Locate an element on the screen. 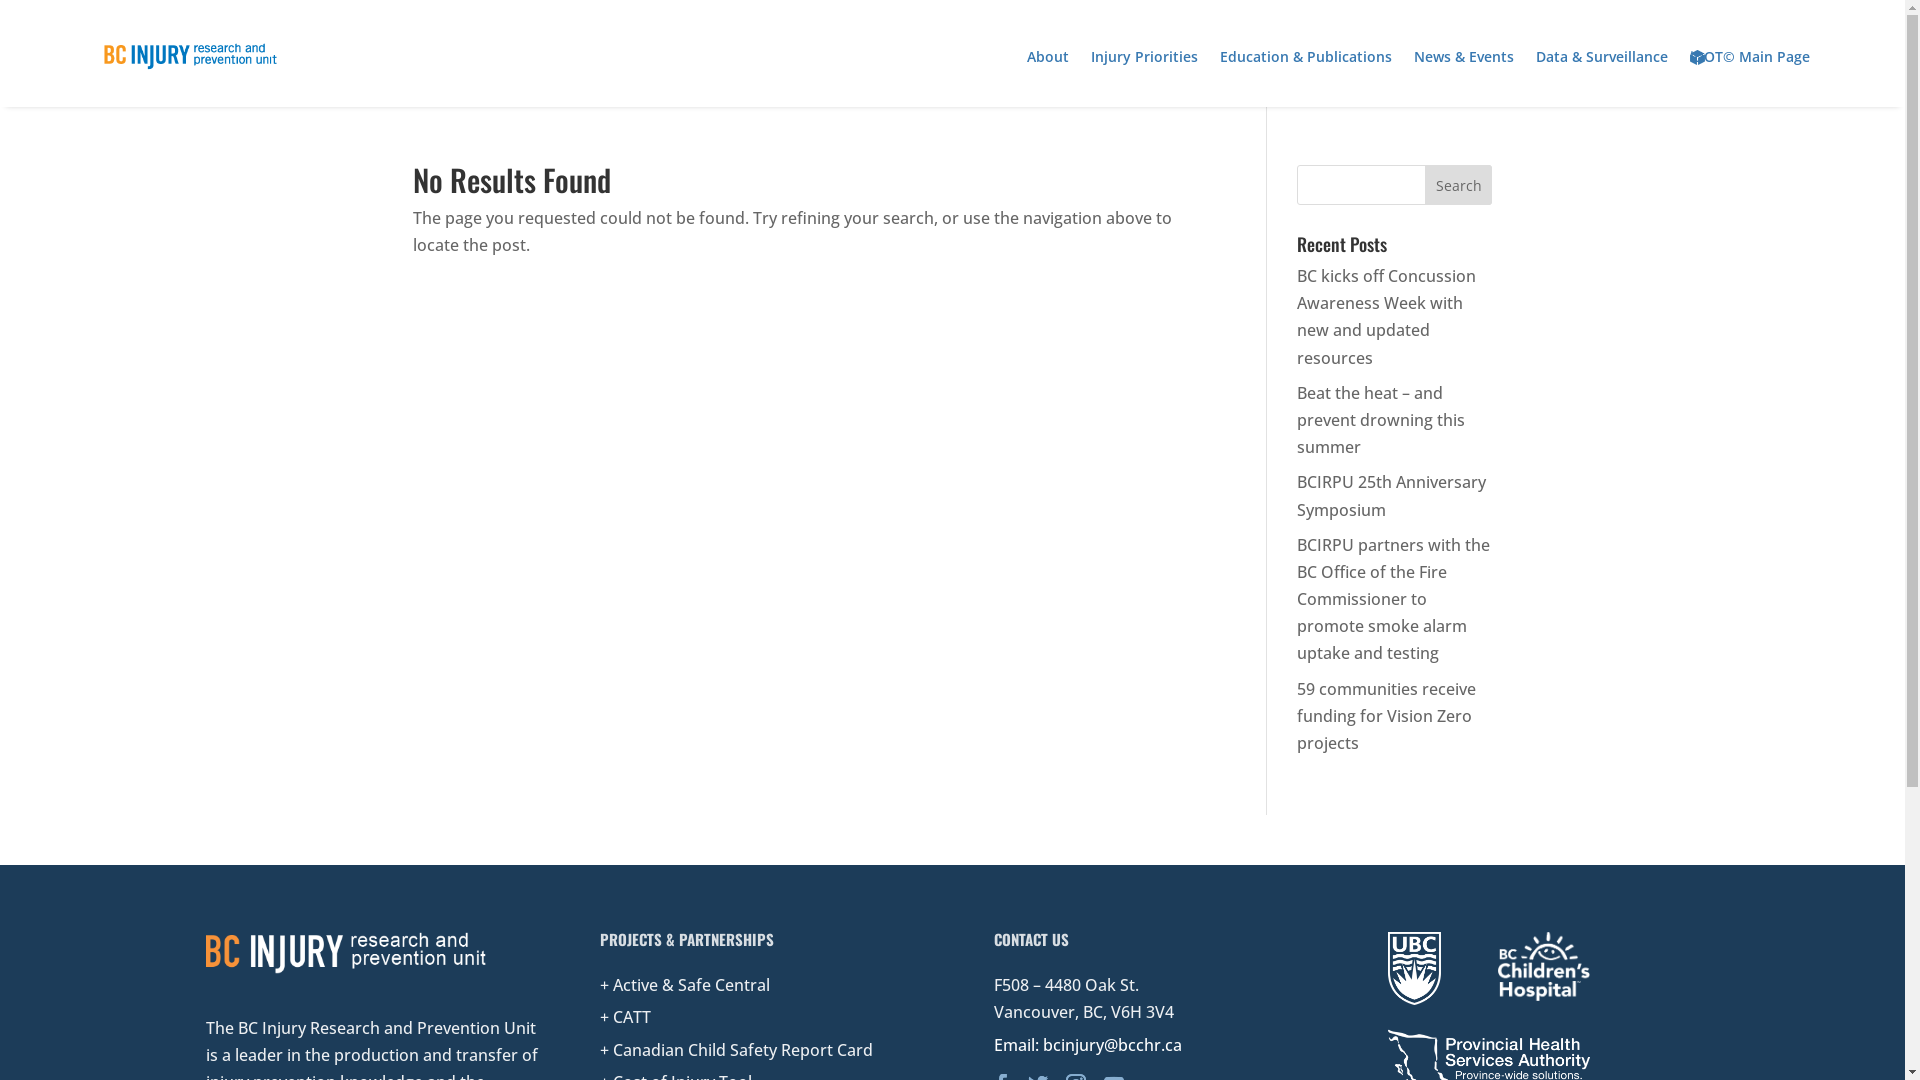 This screenshot has height=1080, width=1920. 'BCIRPU 25th Anniversary Symposium' is located at coordinates (1390, 495).